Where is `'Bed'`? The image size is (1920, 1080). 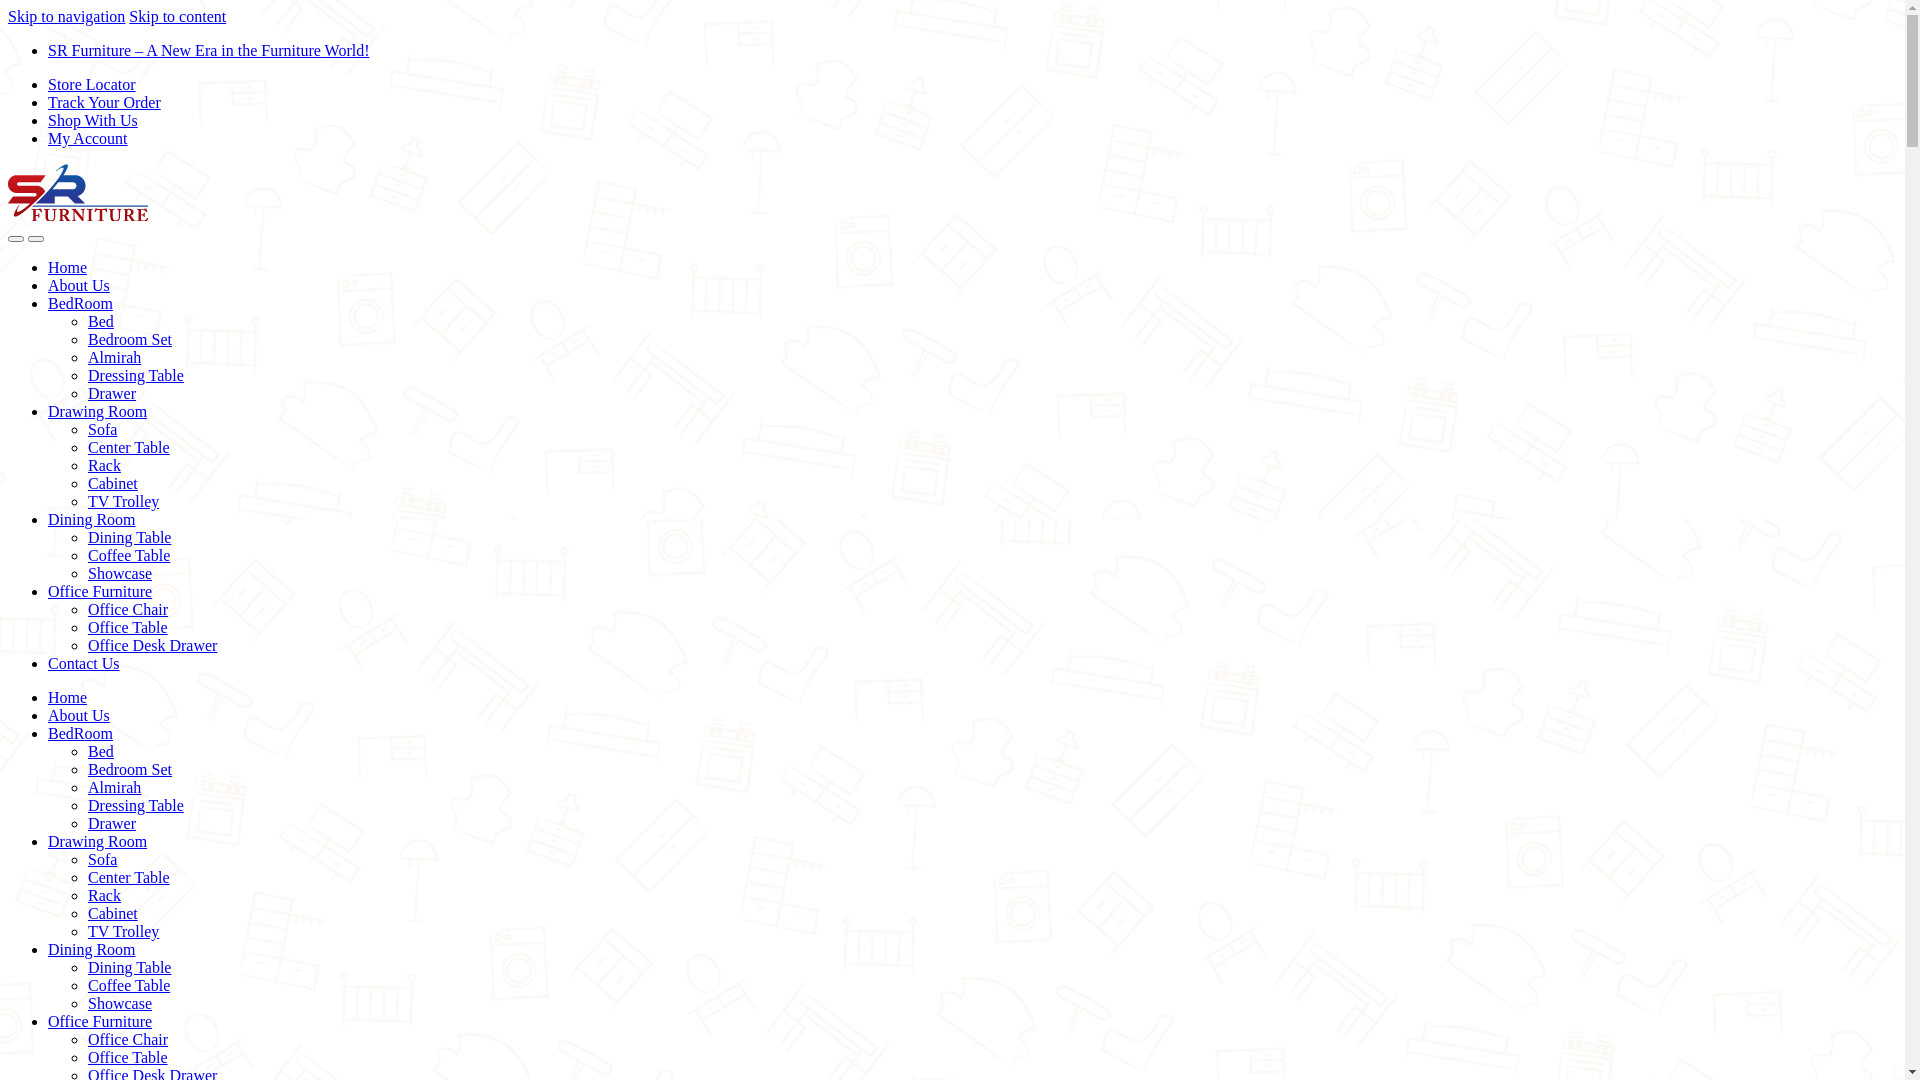 'Bed' is located at coordinates (99, 320).